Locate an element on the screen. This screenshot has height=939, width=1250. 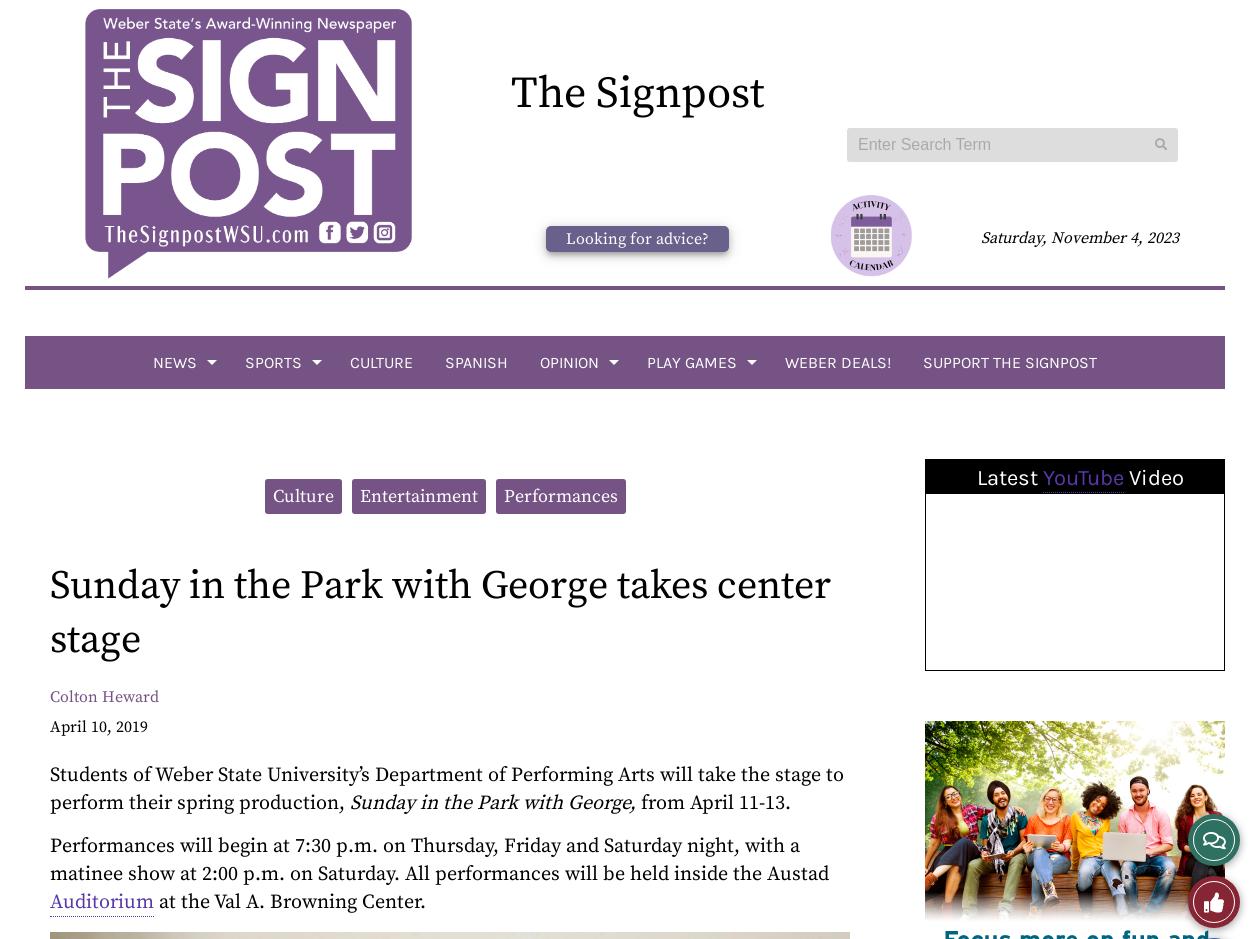
'Entertainment' is located at coordinates (417, 495).